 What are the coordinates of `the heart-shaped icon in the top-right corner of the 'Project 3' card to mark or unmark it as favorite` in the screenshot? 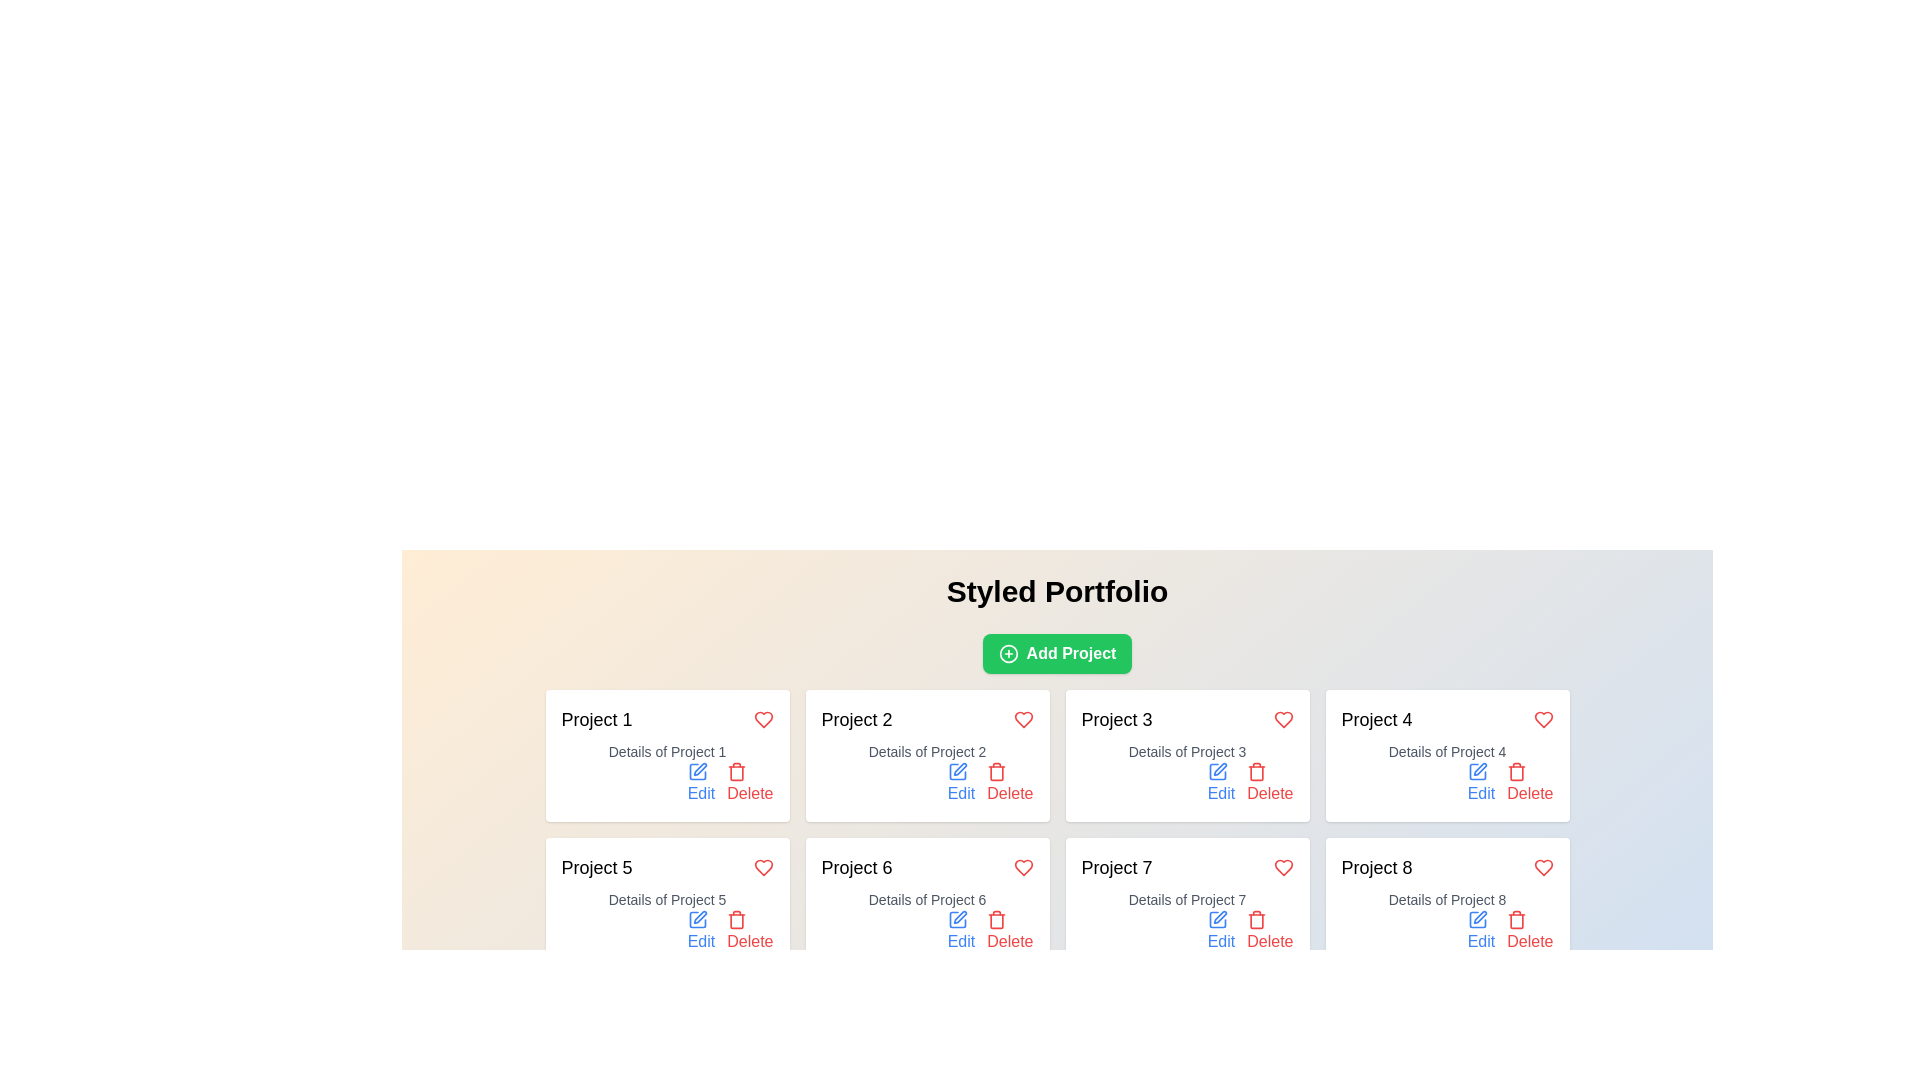 It's located at (1283, 720).